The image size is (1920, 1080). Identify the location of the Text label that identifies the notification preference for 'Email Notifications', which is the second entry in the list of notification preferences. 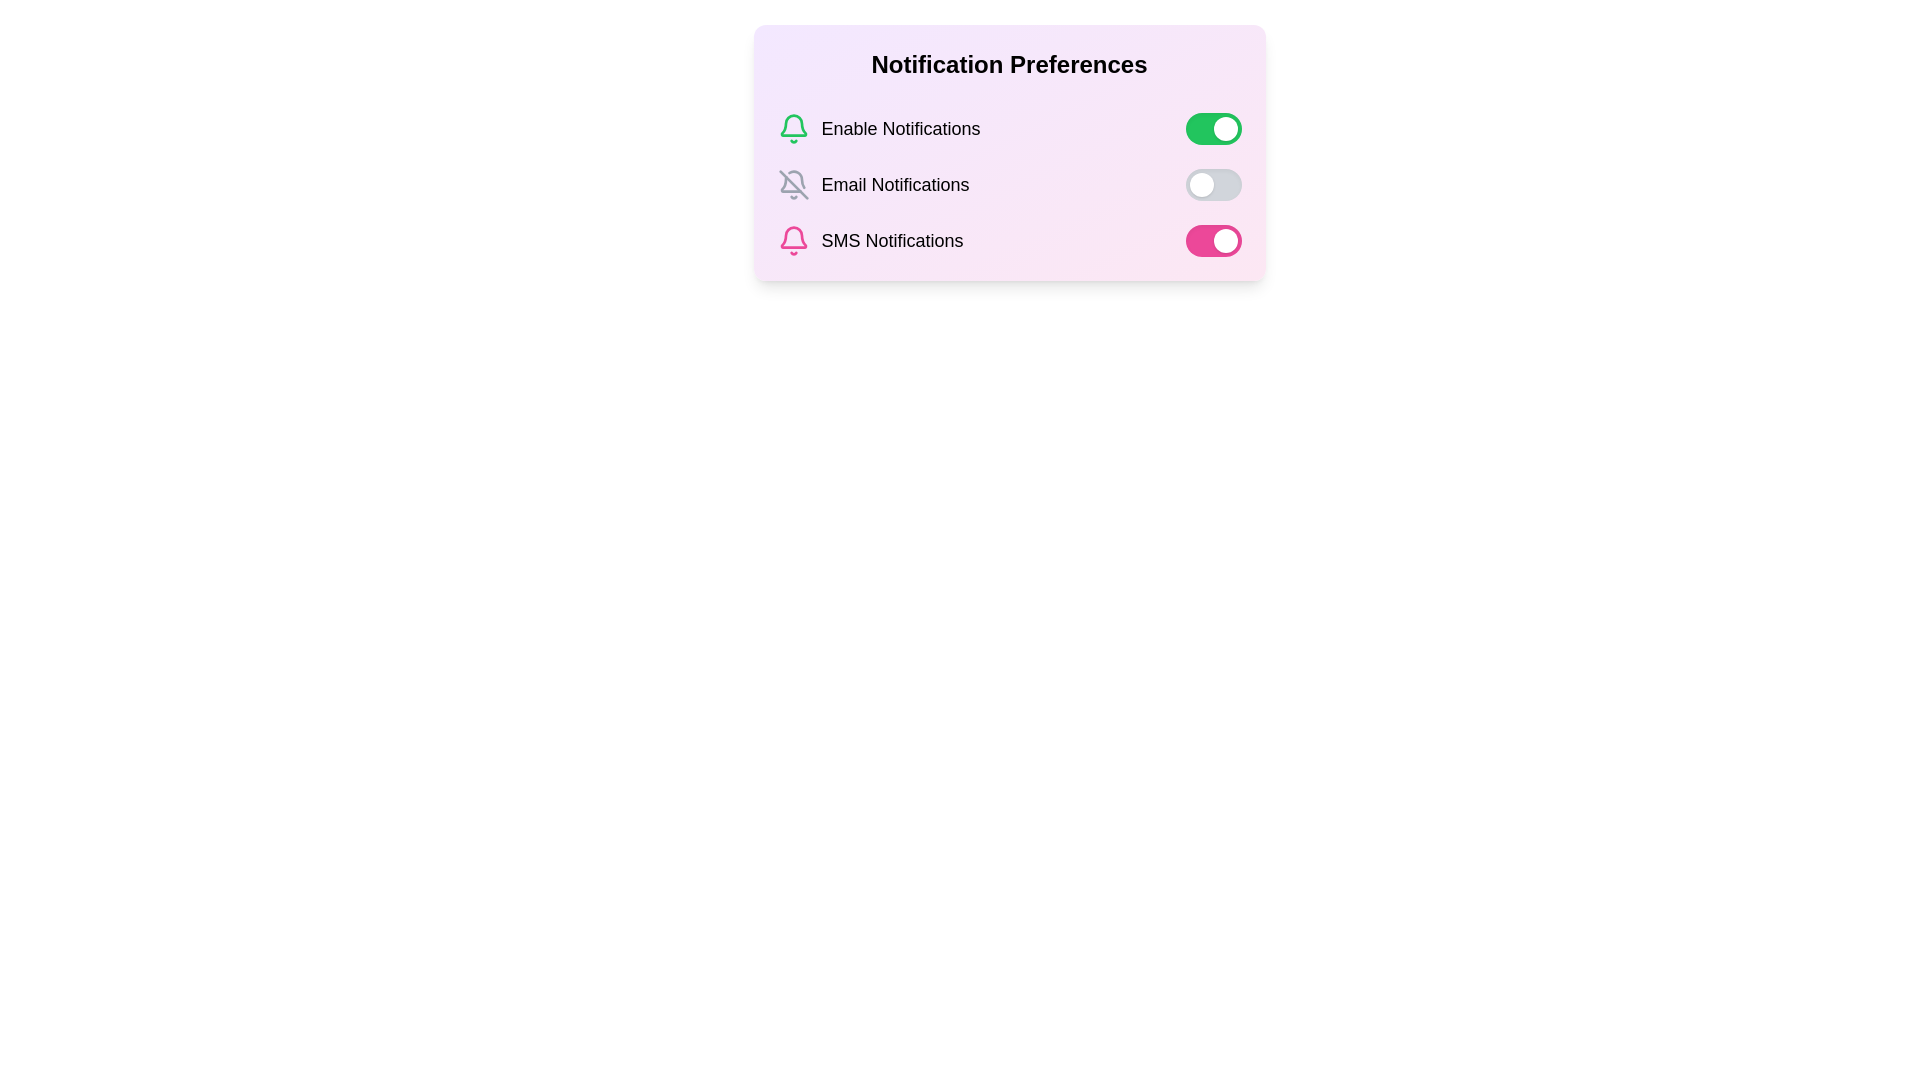
(894, 185).